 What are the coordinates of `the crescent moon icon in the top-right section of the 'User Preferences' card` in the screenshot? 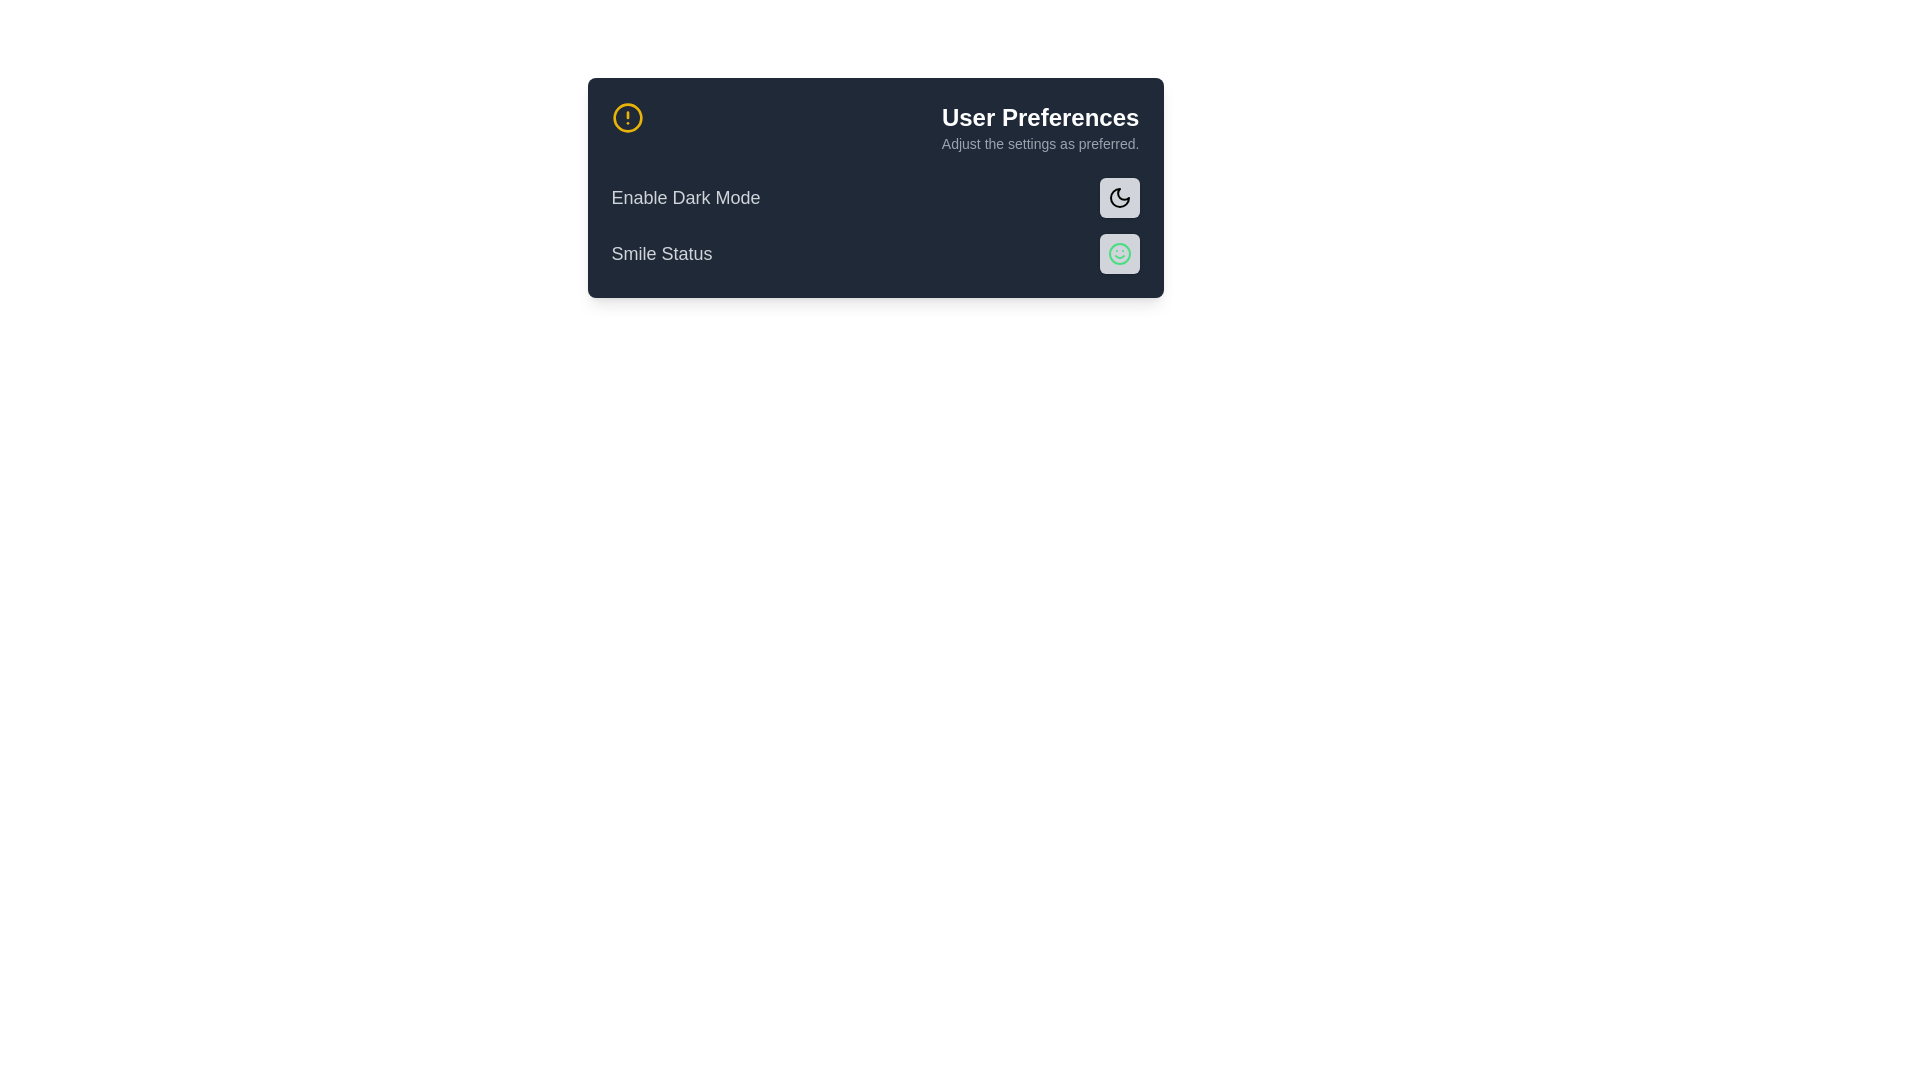 It's located at (1118, 197).